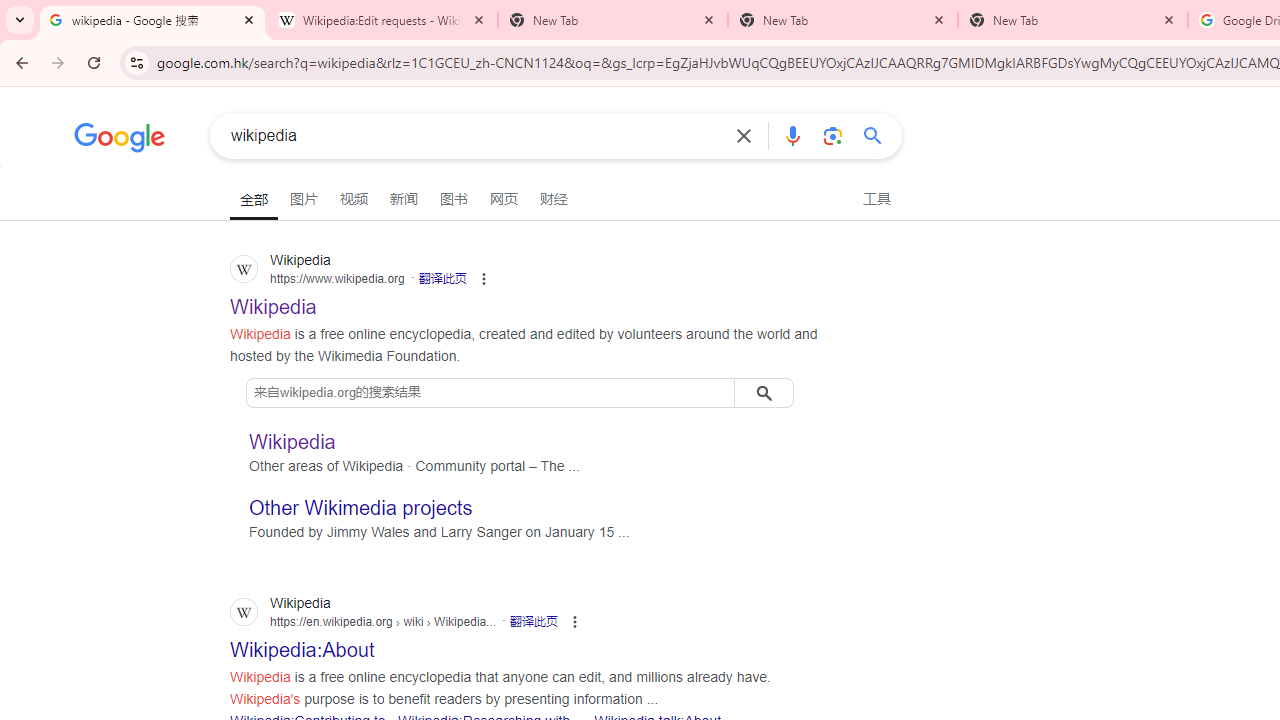 The width and height of the screenshot is (1280, 720). Describe the element at coordinates (1071, 20) in the screenshot. I see `'New Tab'` at that location.